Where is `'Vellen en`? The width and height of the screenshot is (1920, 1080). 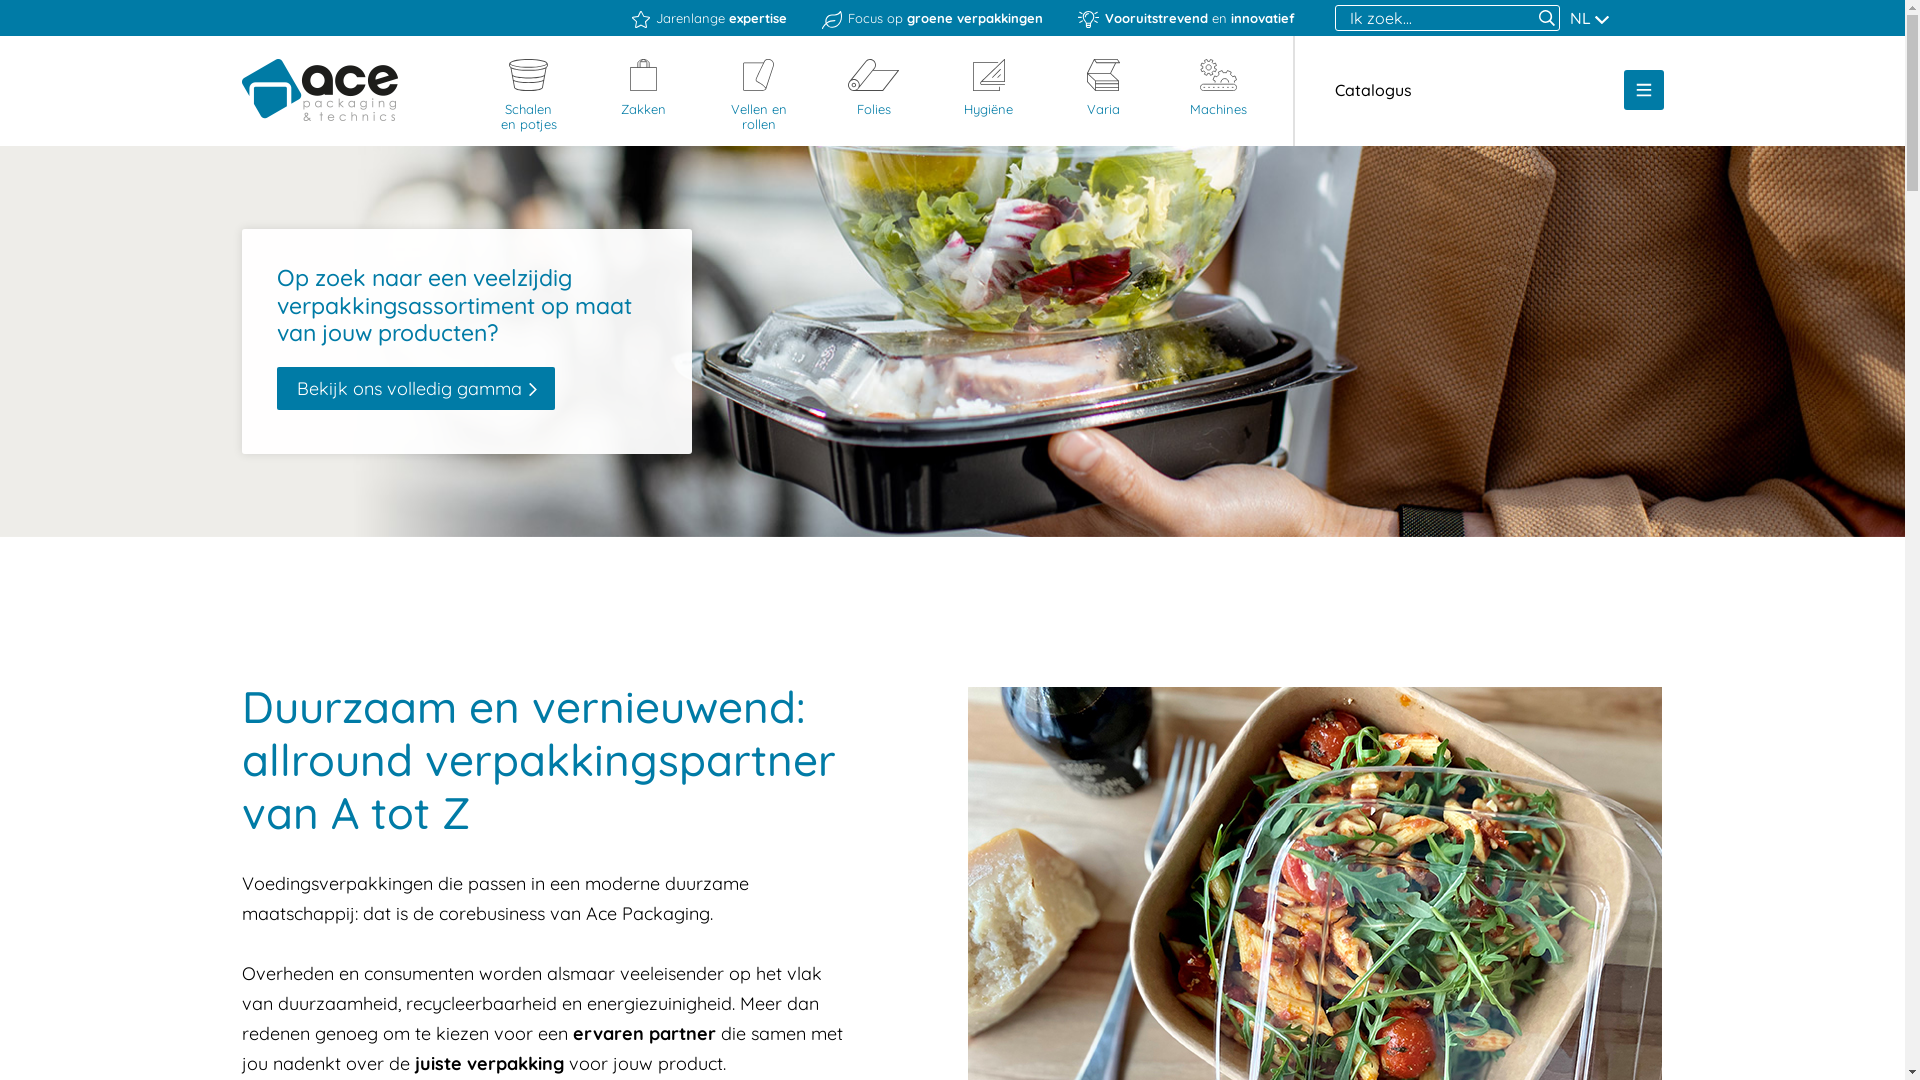
'Vellen en is located at coordinates (757, 96).